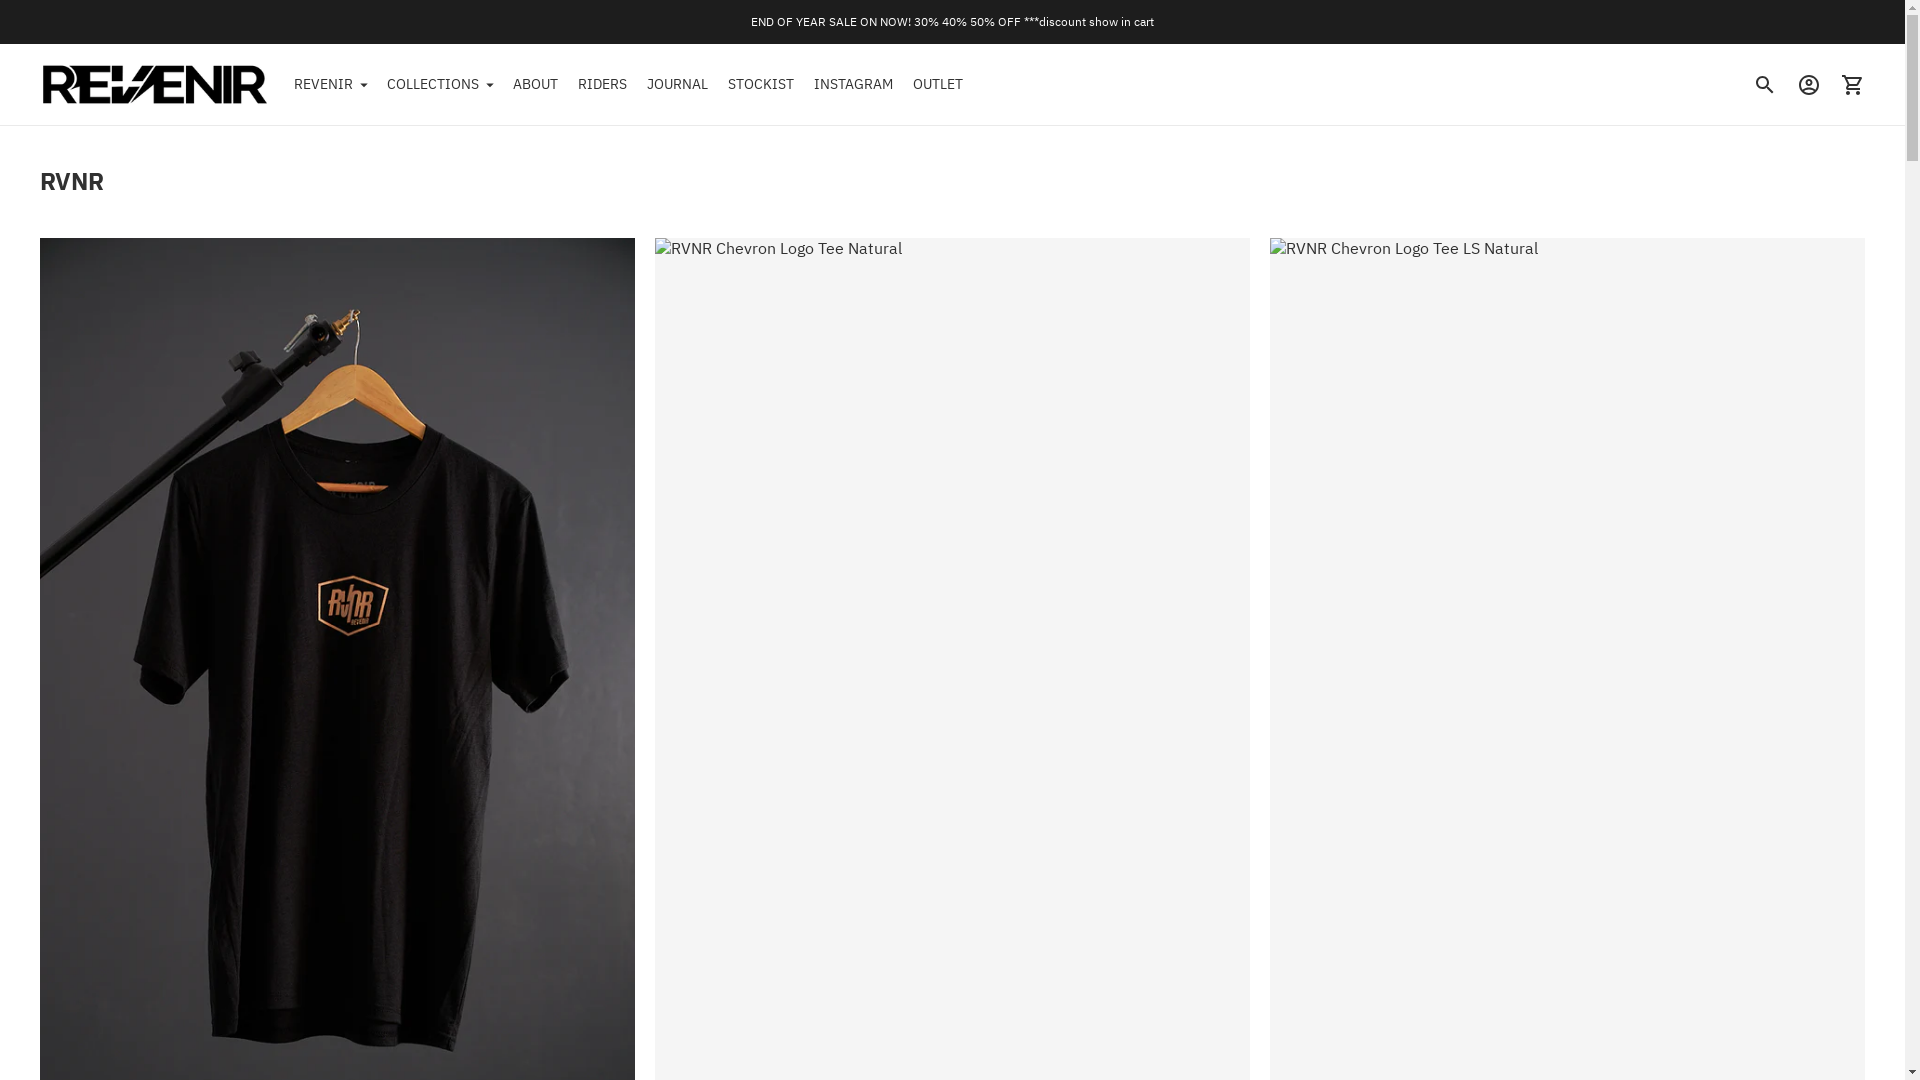  Describe the element at coordinates (677, 83) in the screenshot. I see `'JOURNAL'` at that location.